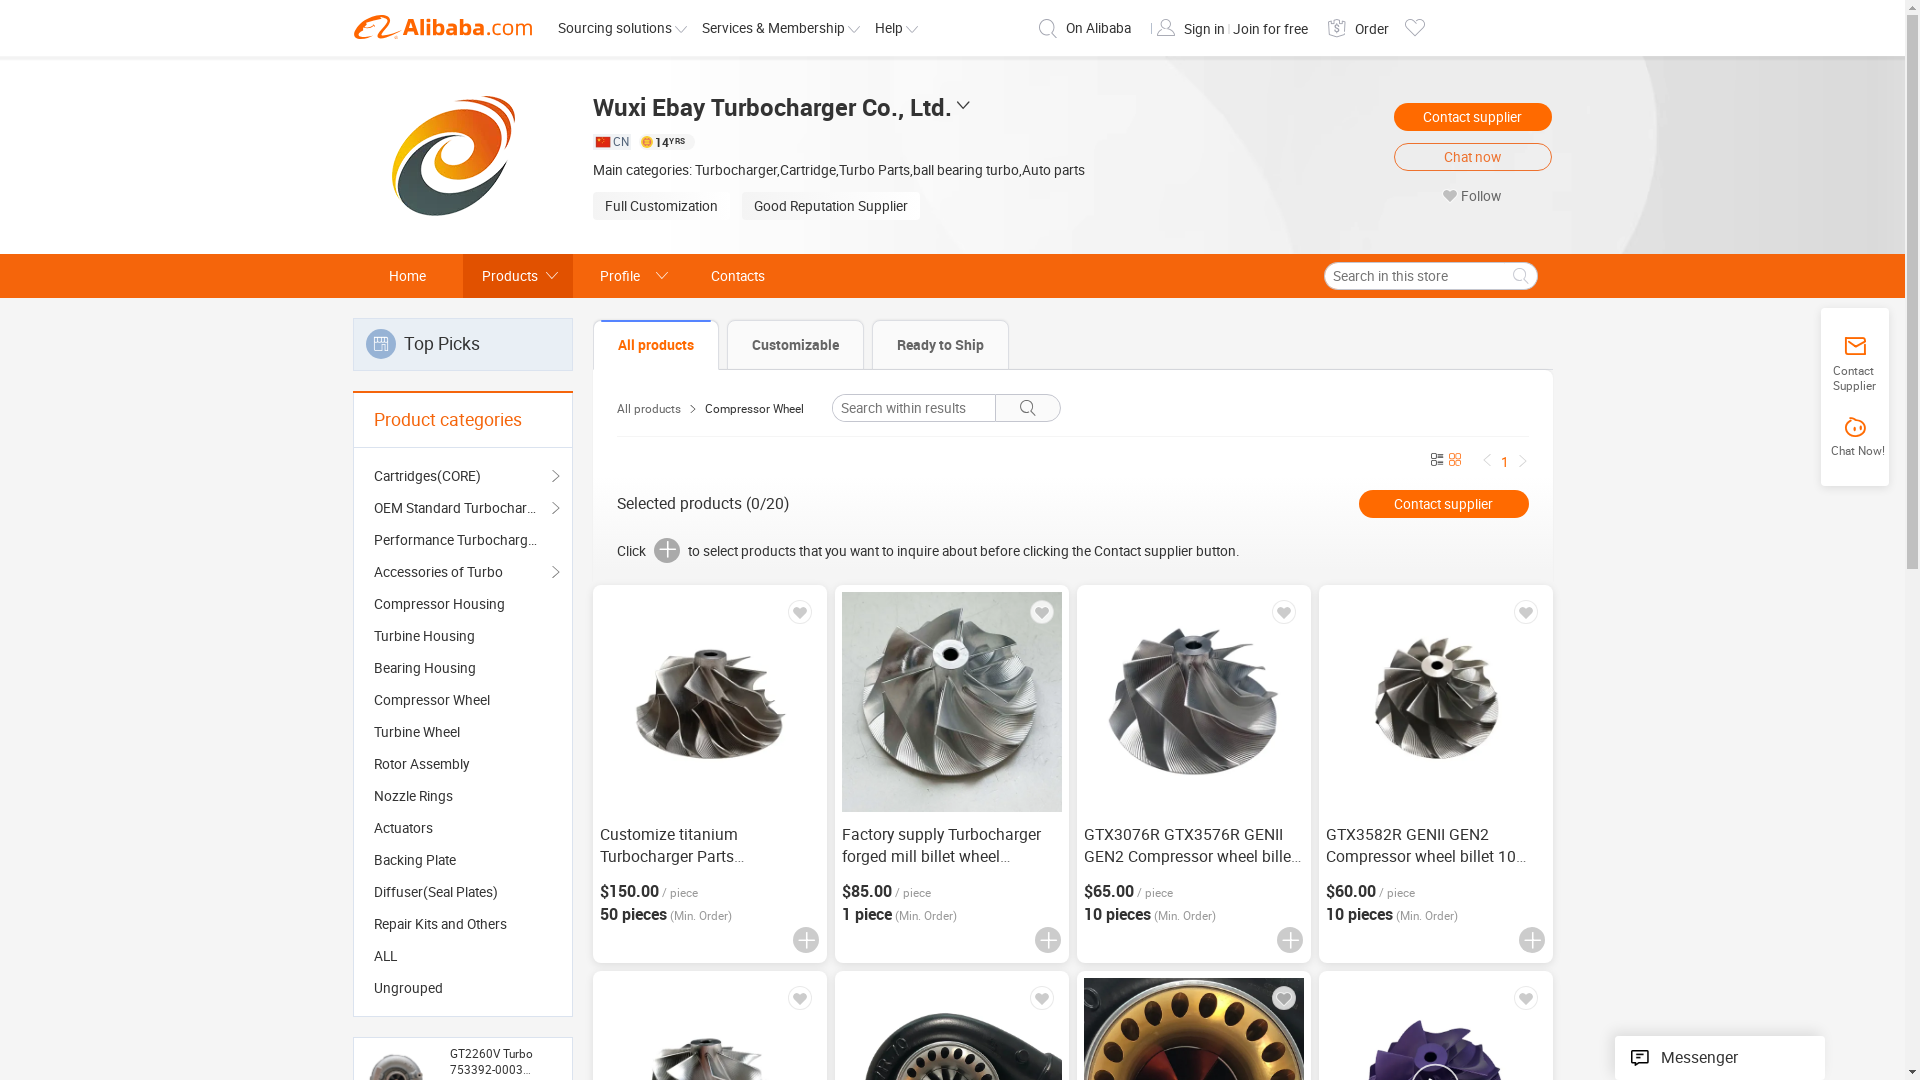  What do you see at coordinates (460, 343) in the screenshot?
I see `'Top Picks'` at bounding box center [460, 343].